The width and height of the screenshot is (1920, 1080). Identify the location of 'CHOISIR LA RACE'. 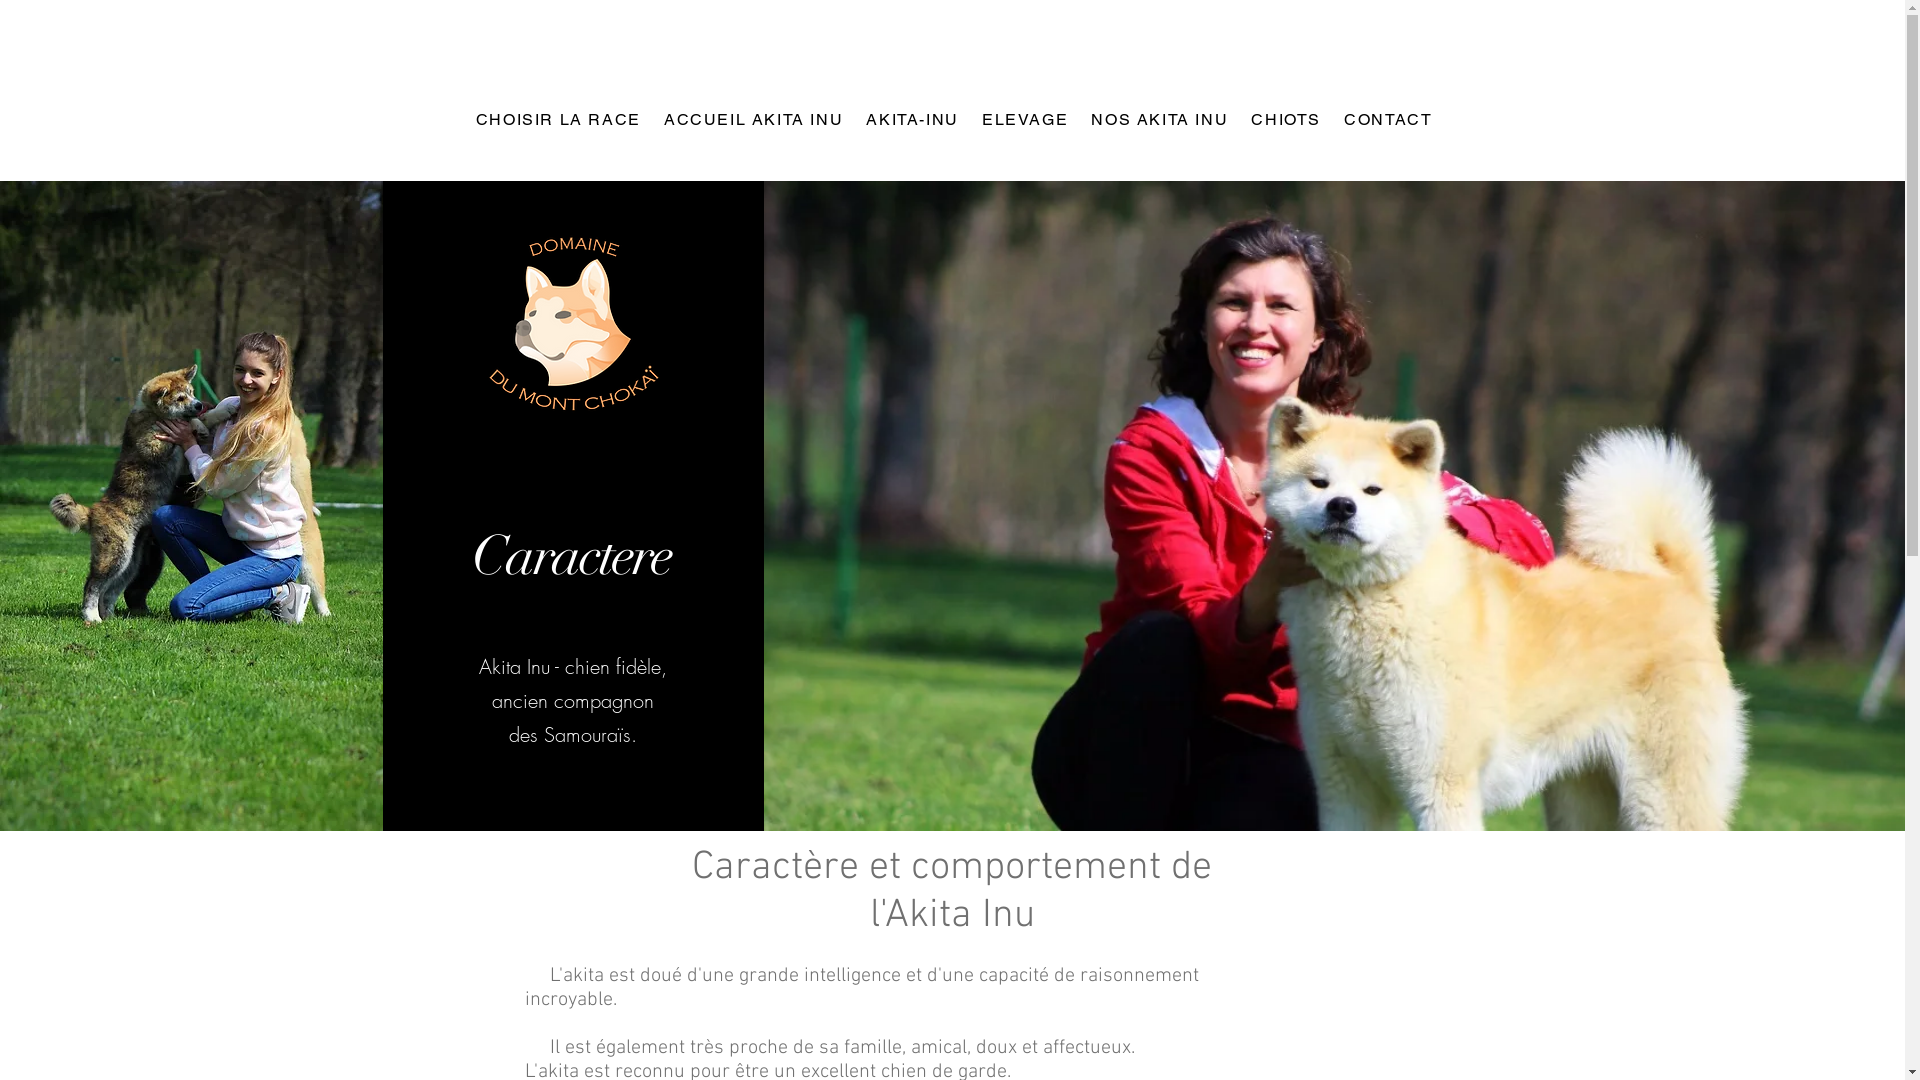
(556, 120).